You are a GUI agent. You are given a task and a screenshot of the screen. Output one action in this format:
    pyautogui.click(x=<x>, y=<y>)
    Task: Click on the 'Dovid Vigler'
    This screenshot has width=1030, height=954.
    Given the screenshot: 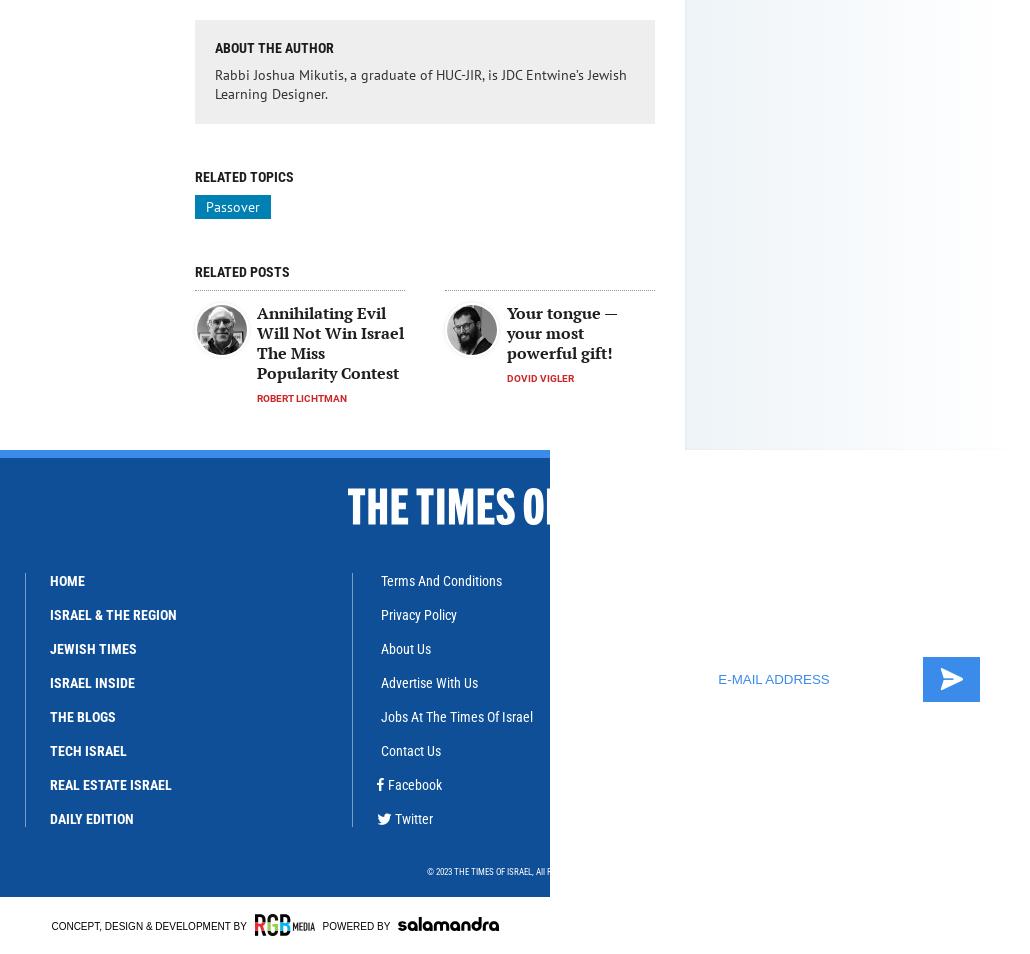 What is the action you would take?
    pyautogui.click(x=540, y=378)
    